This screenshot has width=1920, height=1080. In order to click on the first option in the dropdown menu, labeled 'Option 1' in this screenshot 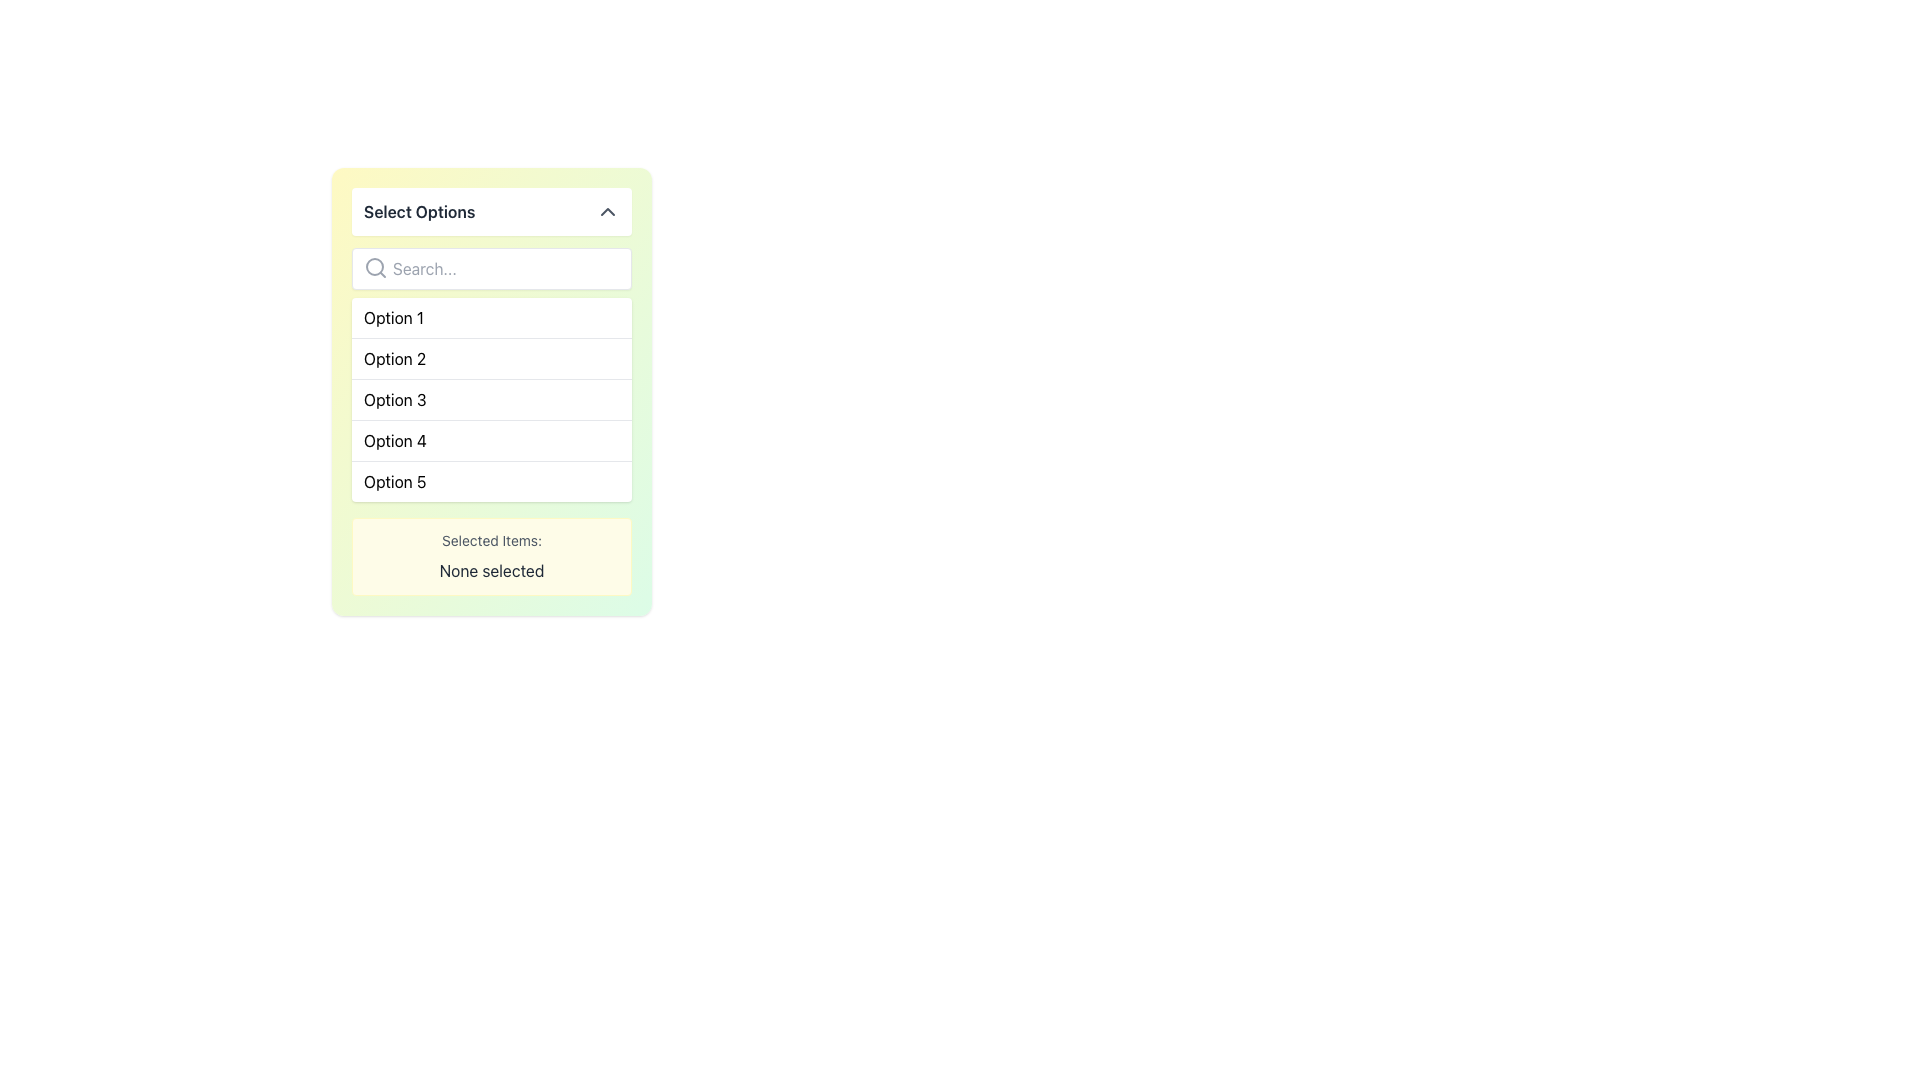, I will do `click(491, 316)`.